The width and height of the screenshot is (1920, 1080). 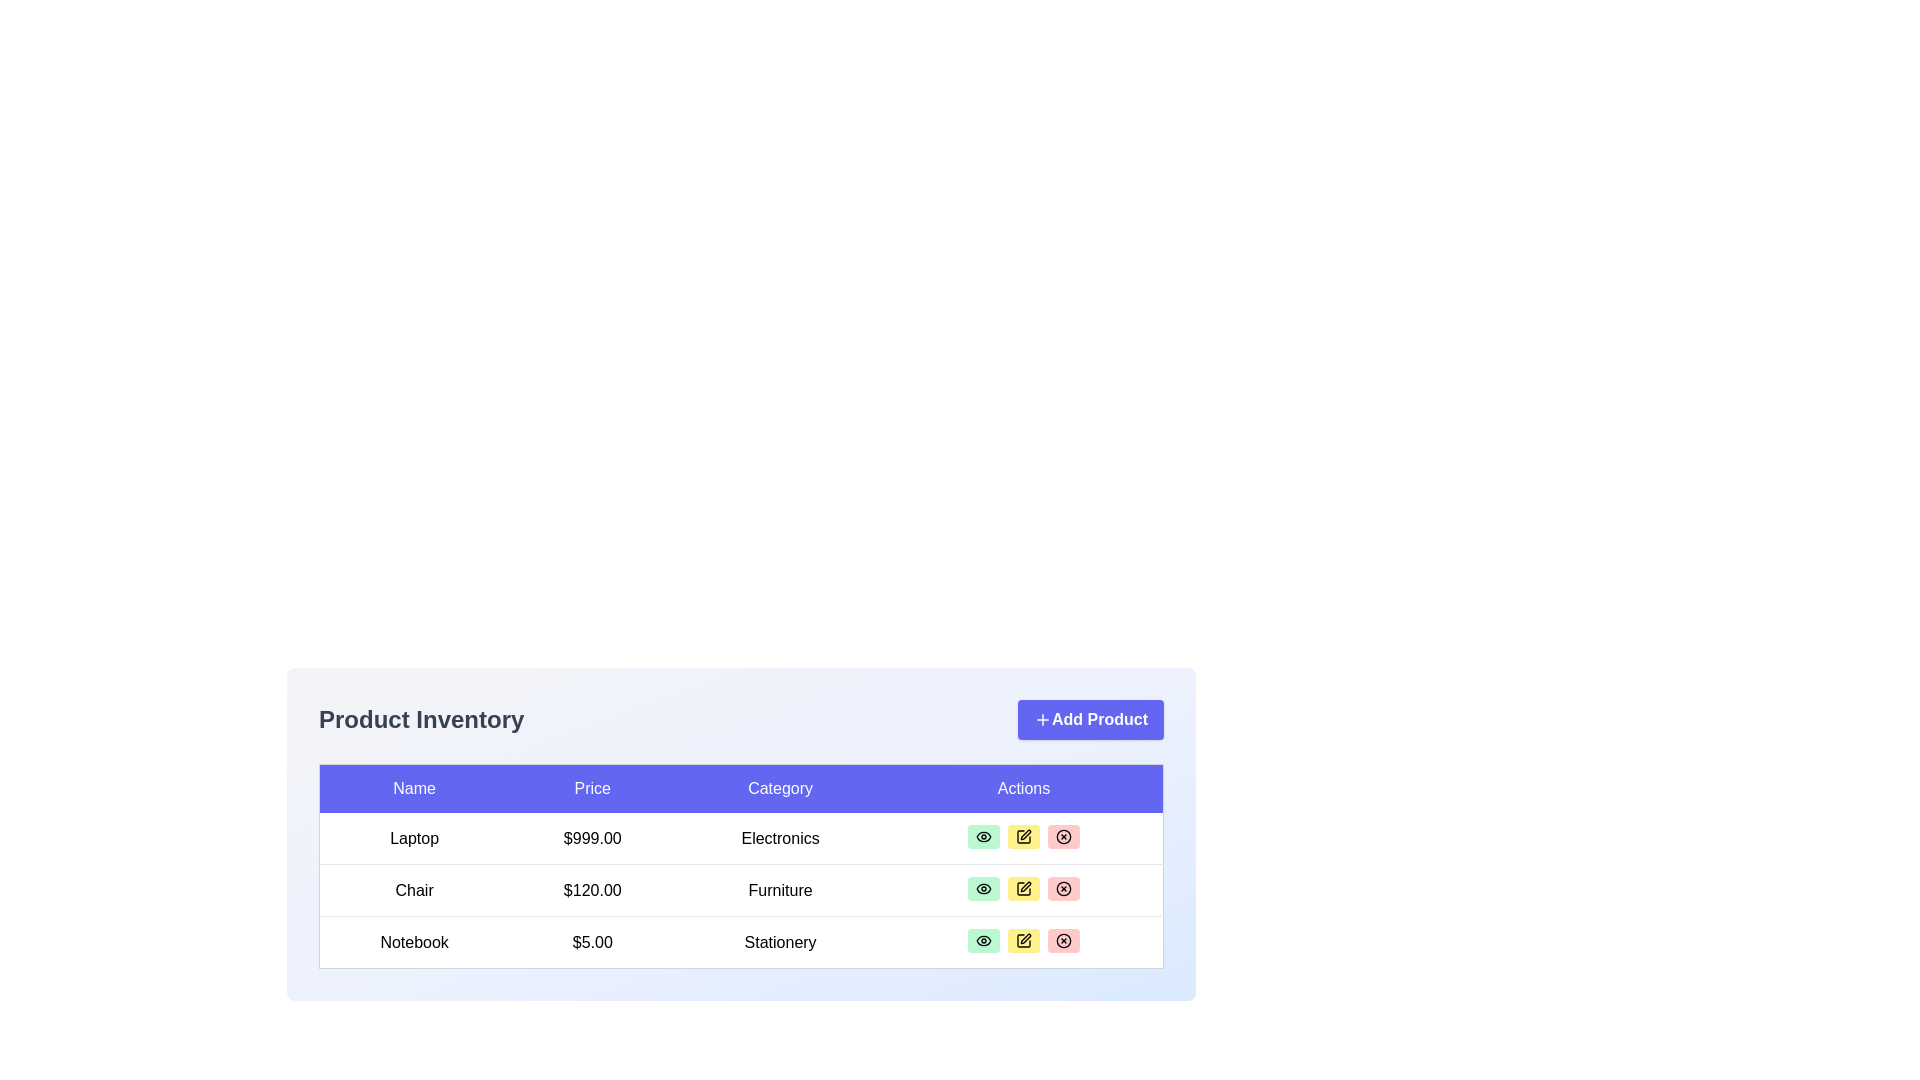 What do you see at coordinates (413, 838) in the screenshot?
I see `the text label displaying 'Laptop', which is located in the leftmost column of the top row of the product list` at bounding box center [413, 838].